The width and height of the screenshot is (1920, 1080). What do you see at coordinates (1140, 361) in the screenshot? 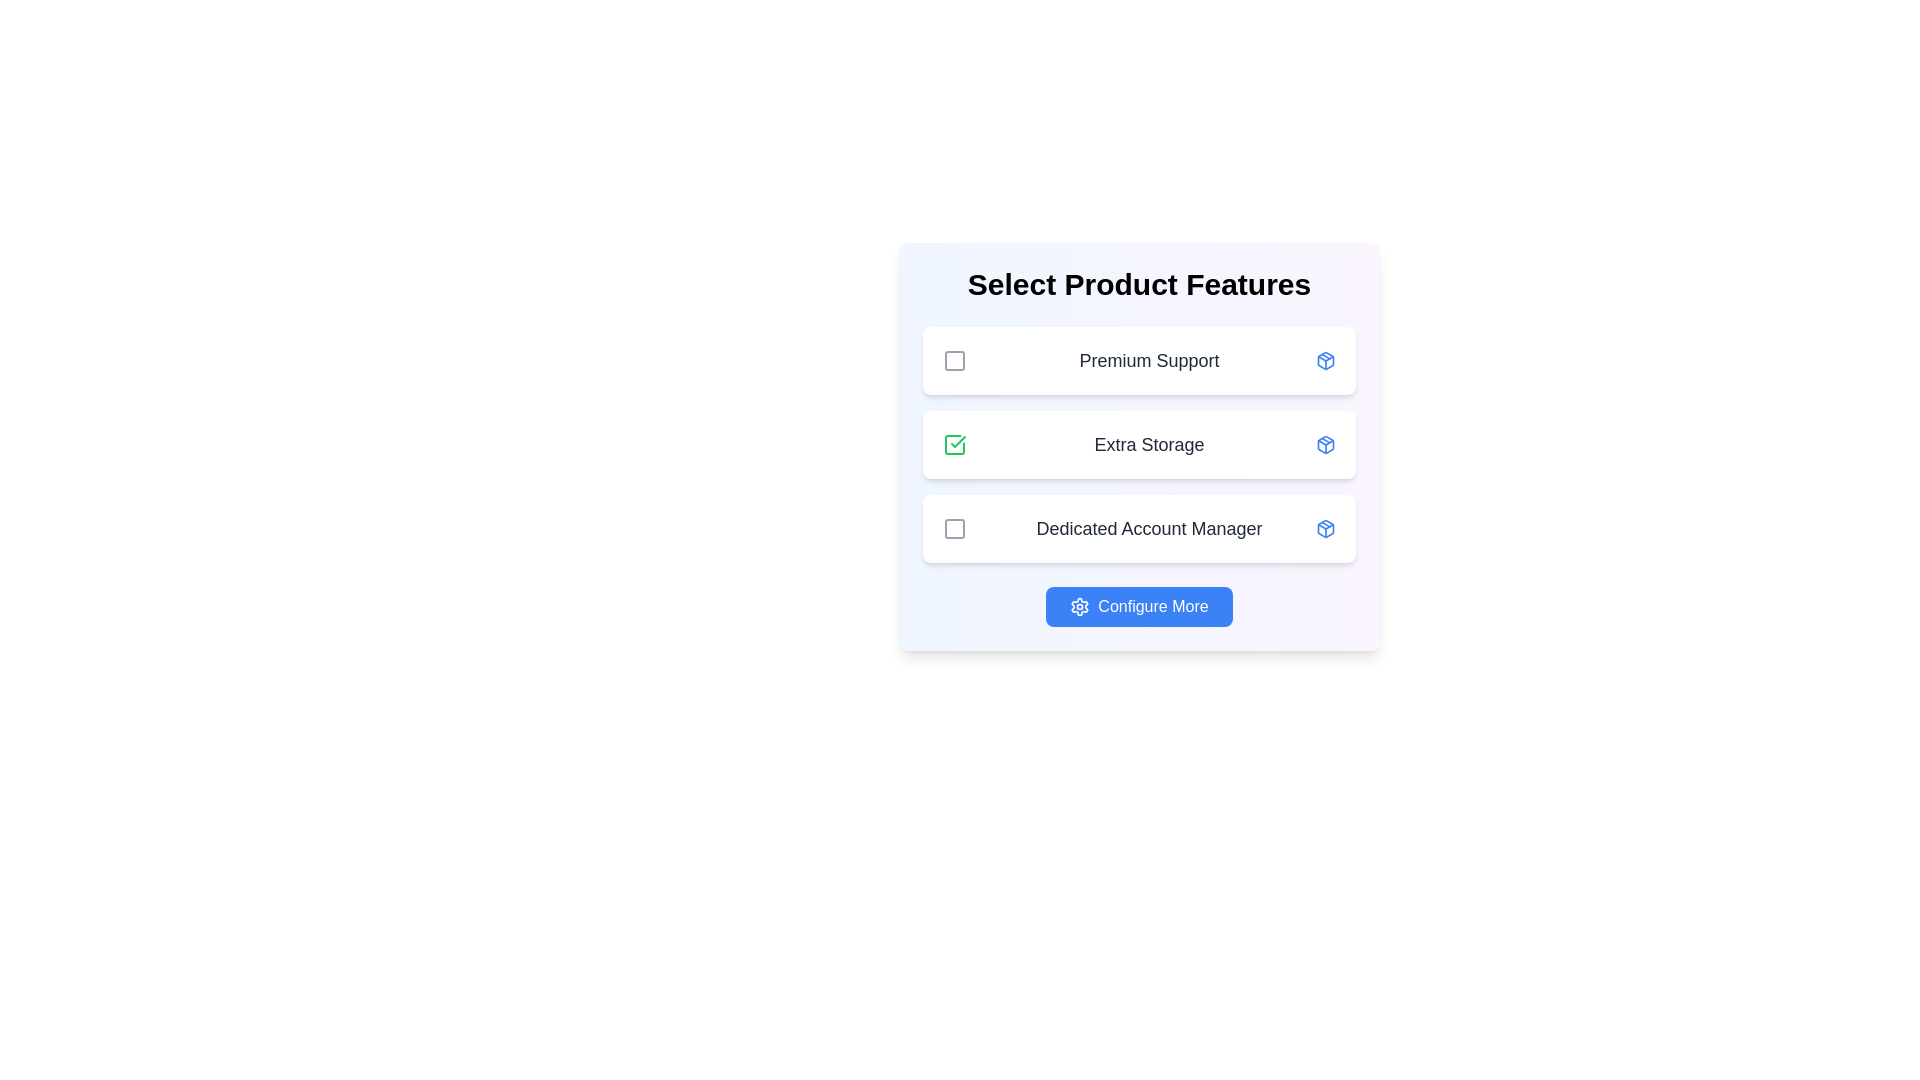
I see `the feature item Premium Support to observe its hover effect` at bounding box center [1140, 361].